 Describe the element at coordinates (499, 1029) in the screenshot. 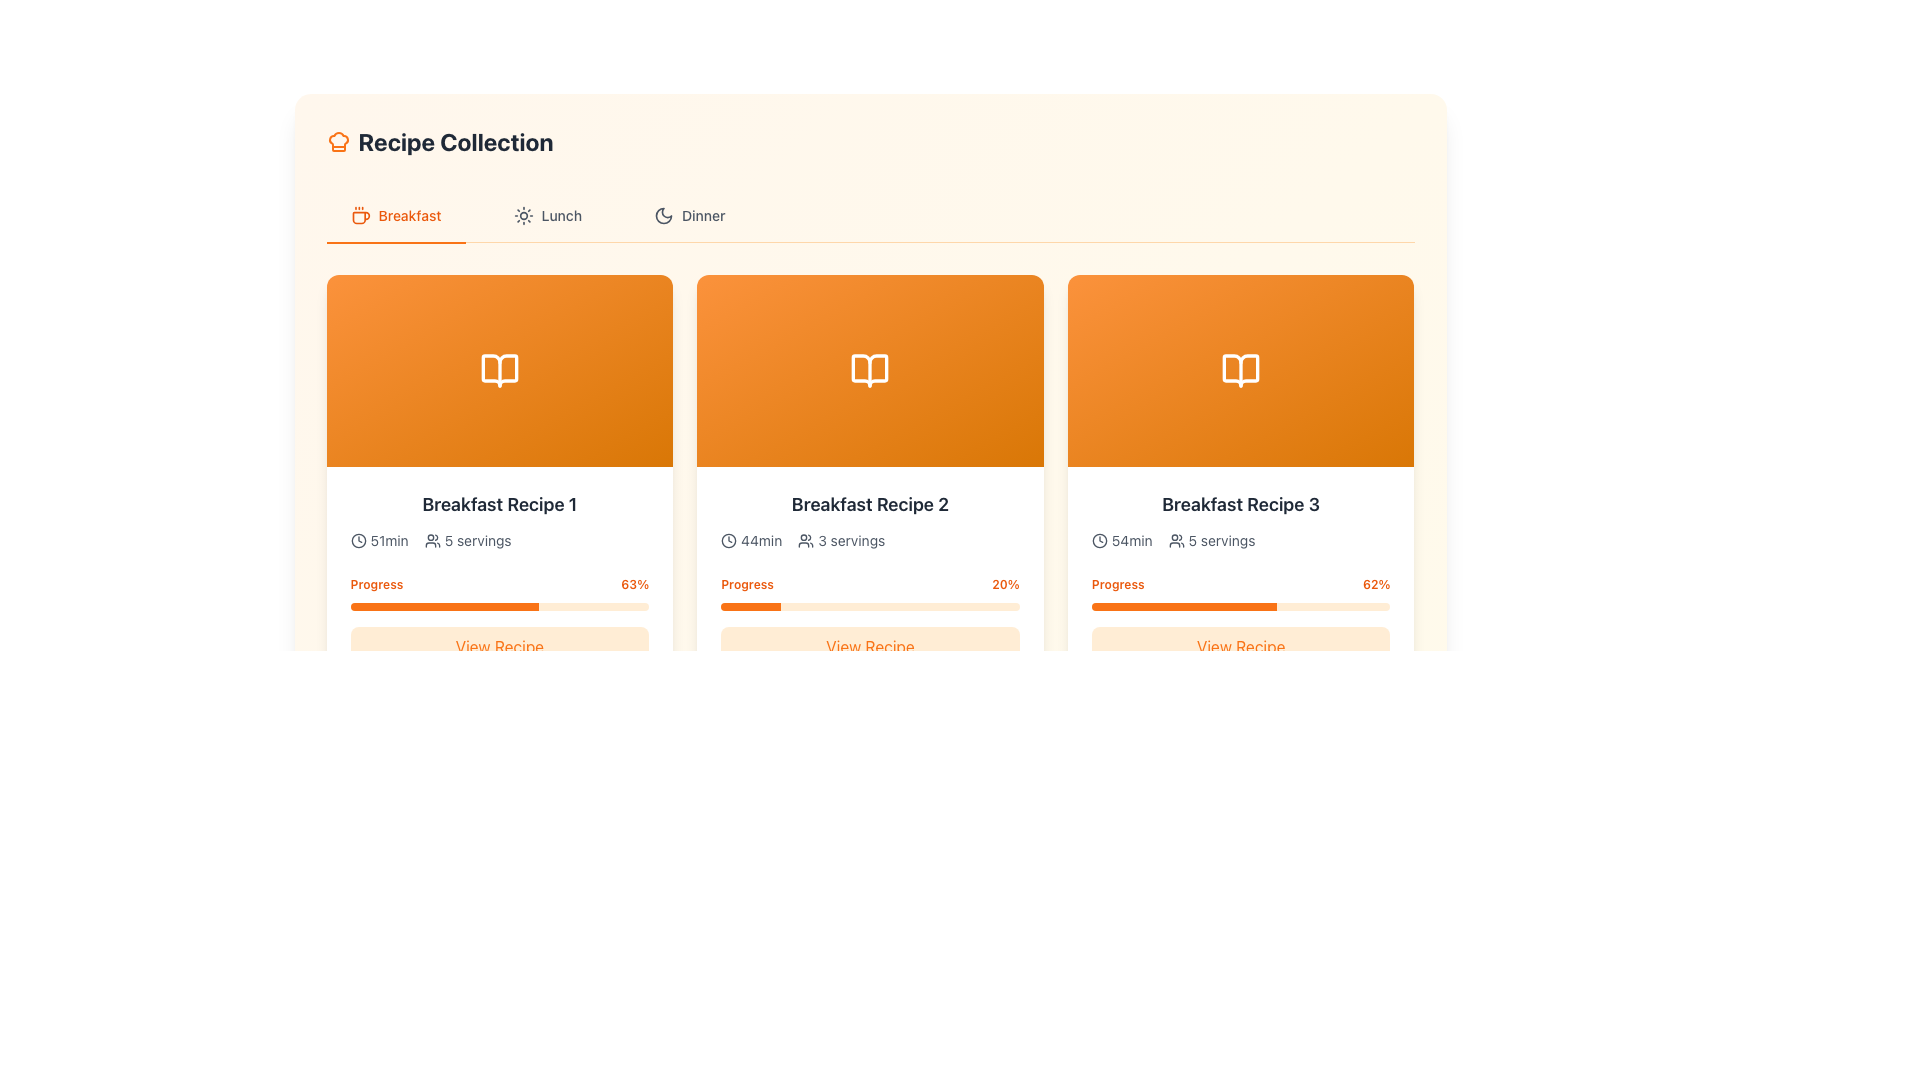

I see `progress information from the progress bar element displaying 'Progress' and '37%' above the orange filled bar, located in the third recipe card above the 'View Recipe' button` at that location.